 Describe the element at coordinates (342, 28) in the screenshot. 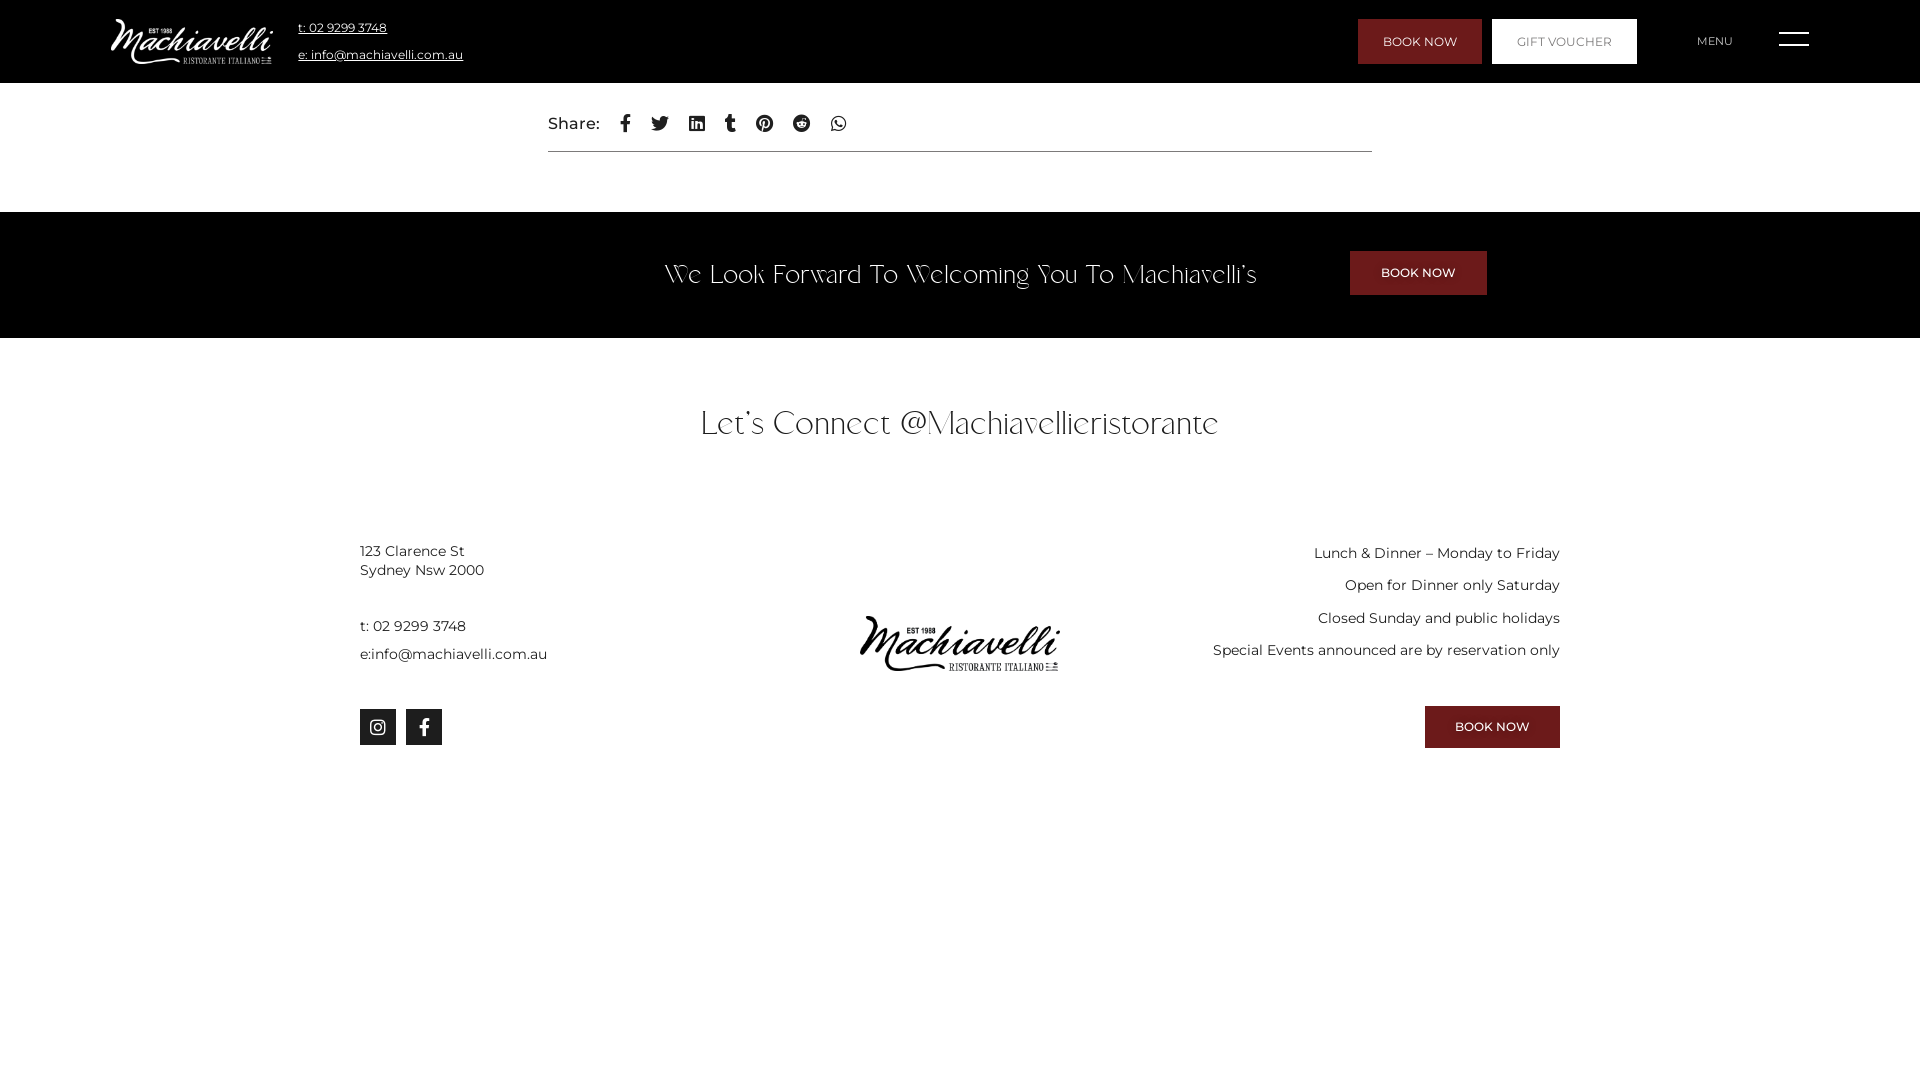

I see `'t: 02 9299 3748'` at that location.